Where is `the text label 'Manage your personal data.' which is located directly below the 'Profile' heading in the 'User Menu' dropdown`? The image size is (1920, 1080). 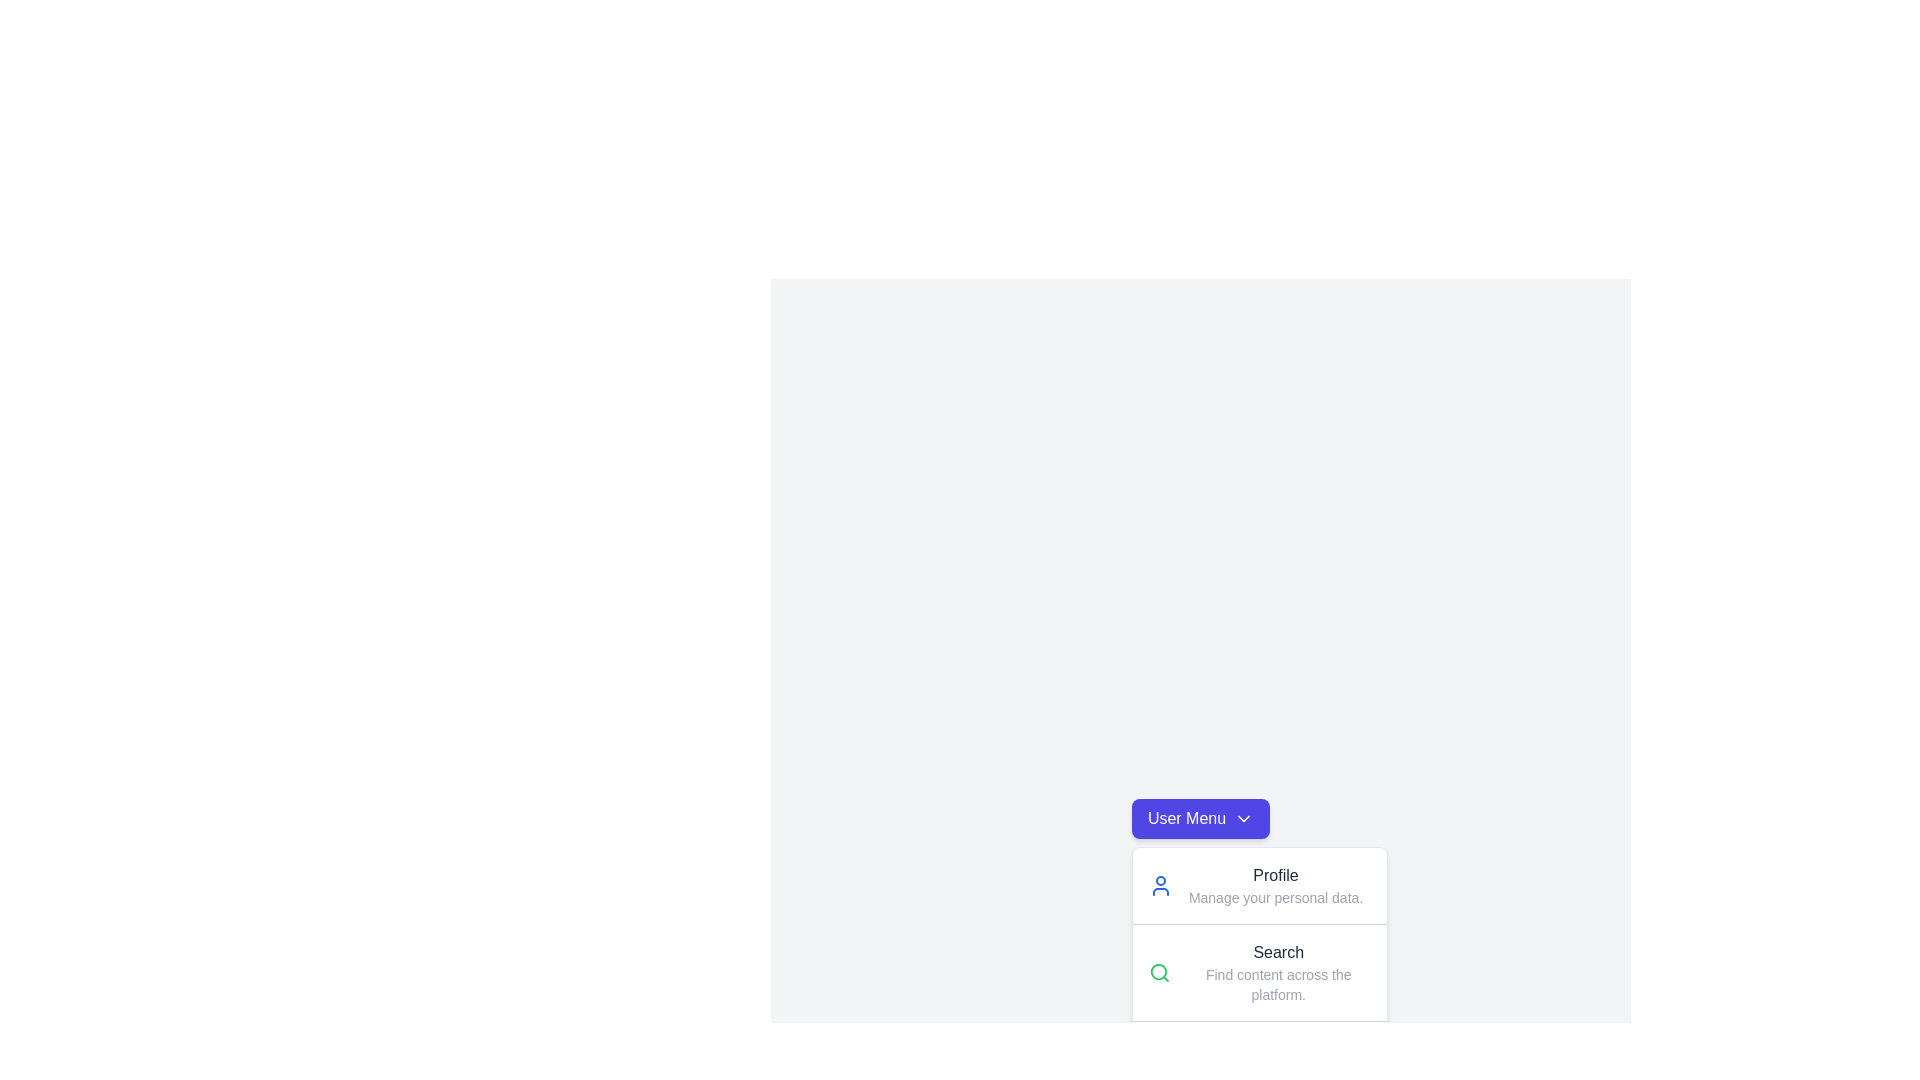
the text label 'Manage your personal data.' which is located directly below the 'Profile' heading in the 'User Menu' dropdown is located at coordinates (1275, 897).